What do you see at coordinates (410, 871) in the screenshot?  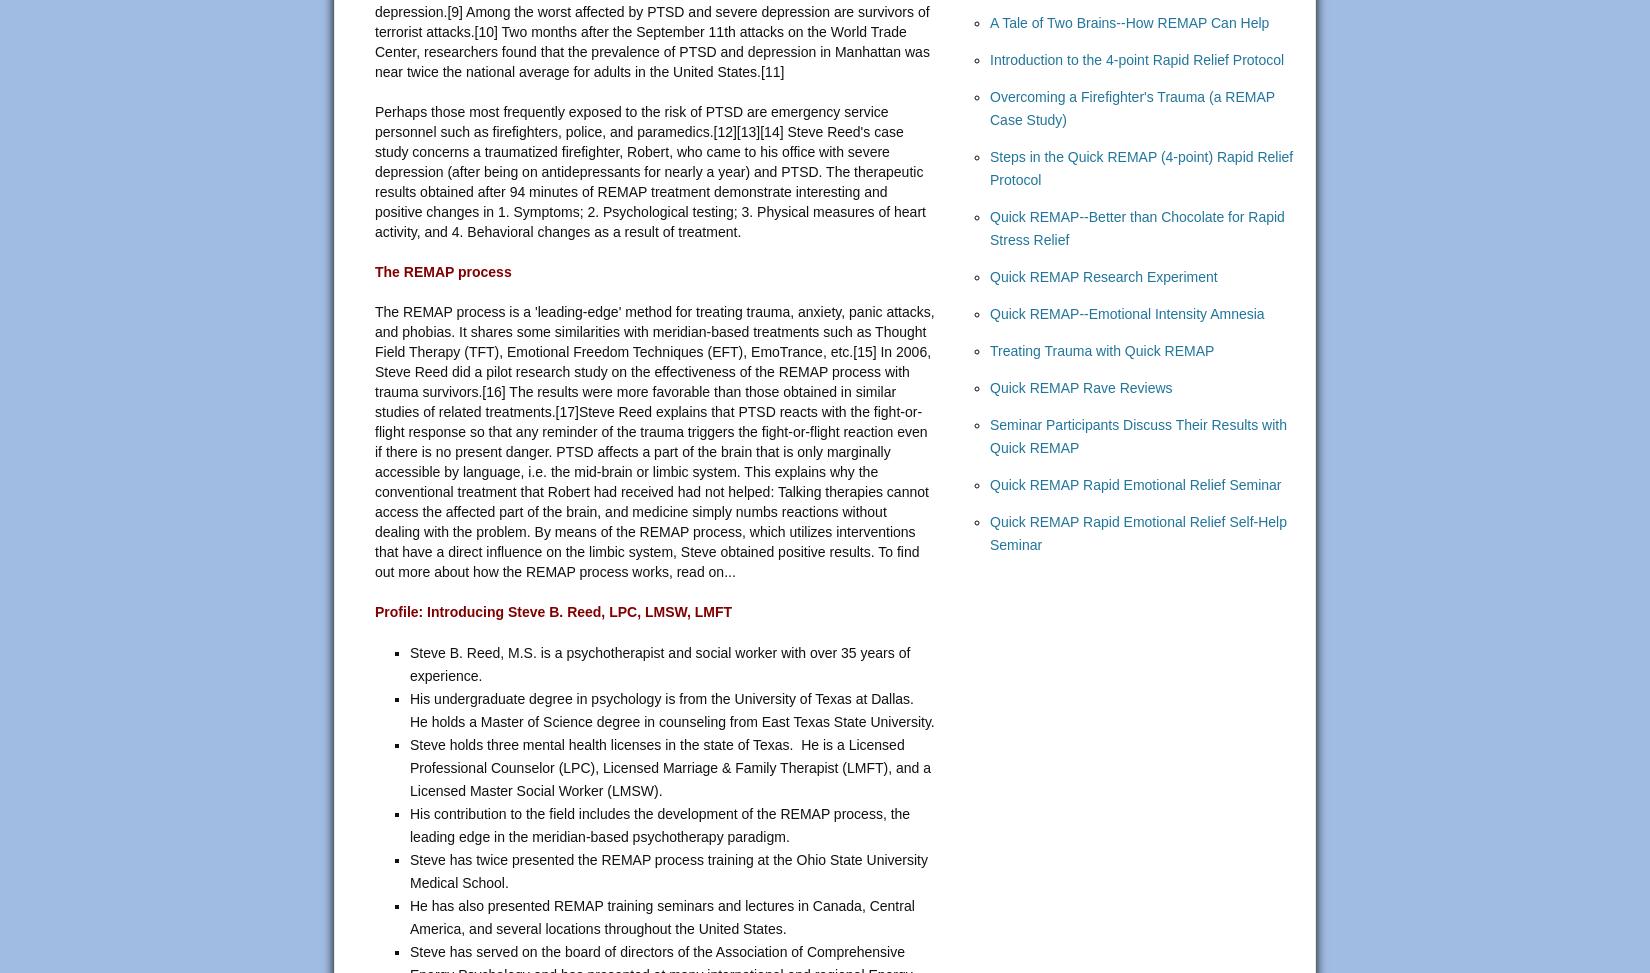 I see `'Steve has twice presented the REMAP process training at the Ohio State University Medical School.'` at bounding box center [410, 871].